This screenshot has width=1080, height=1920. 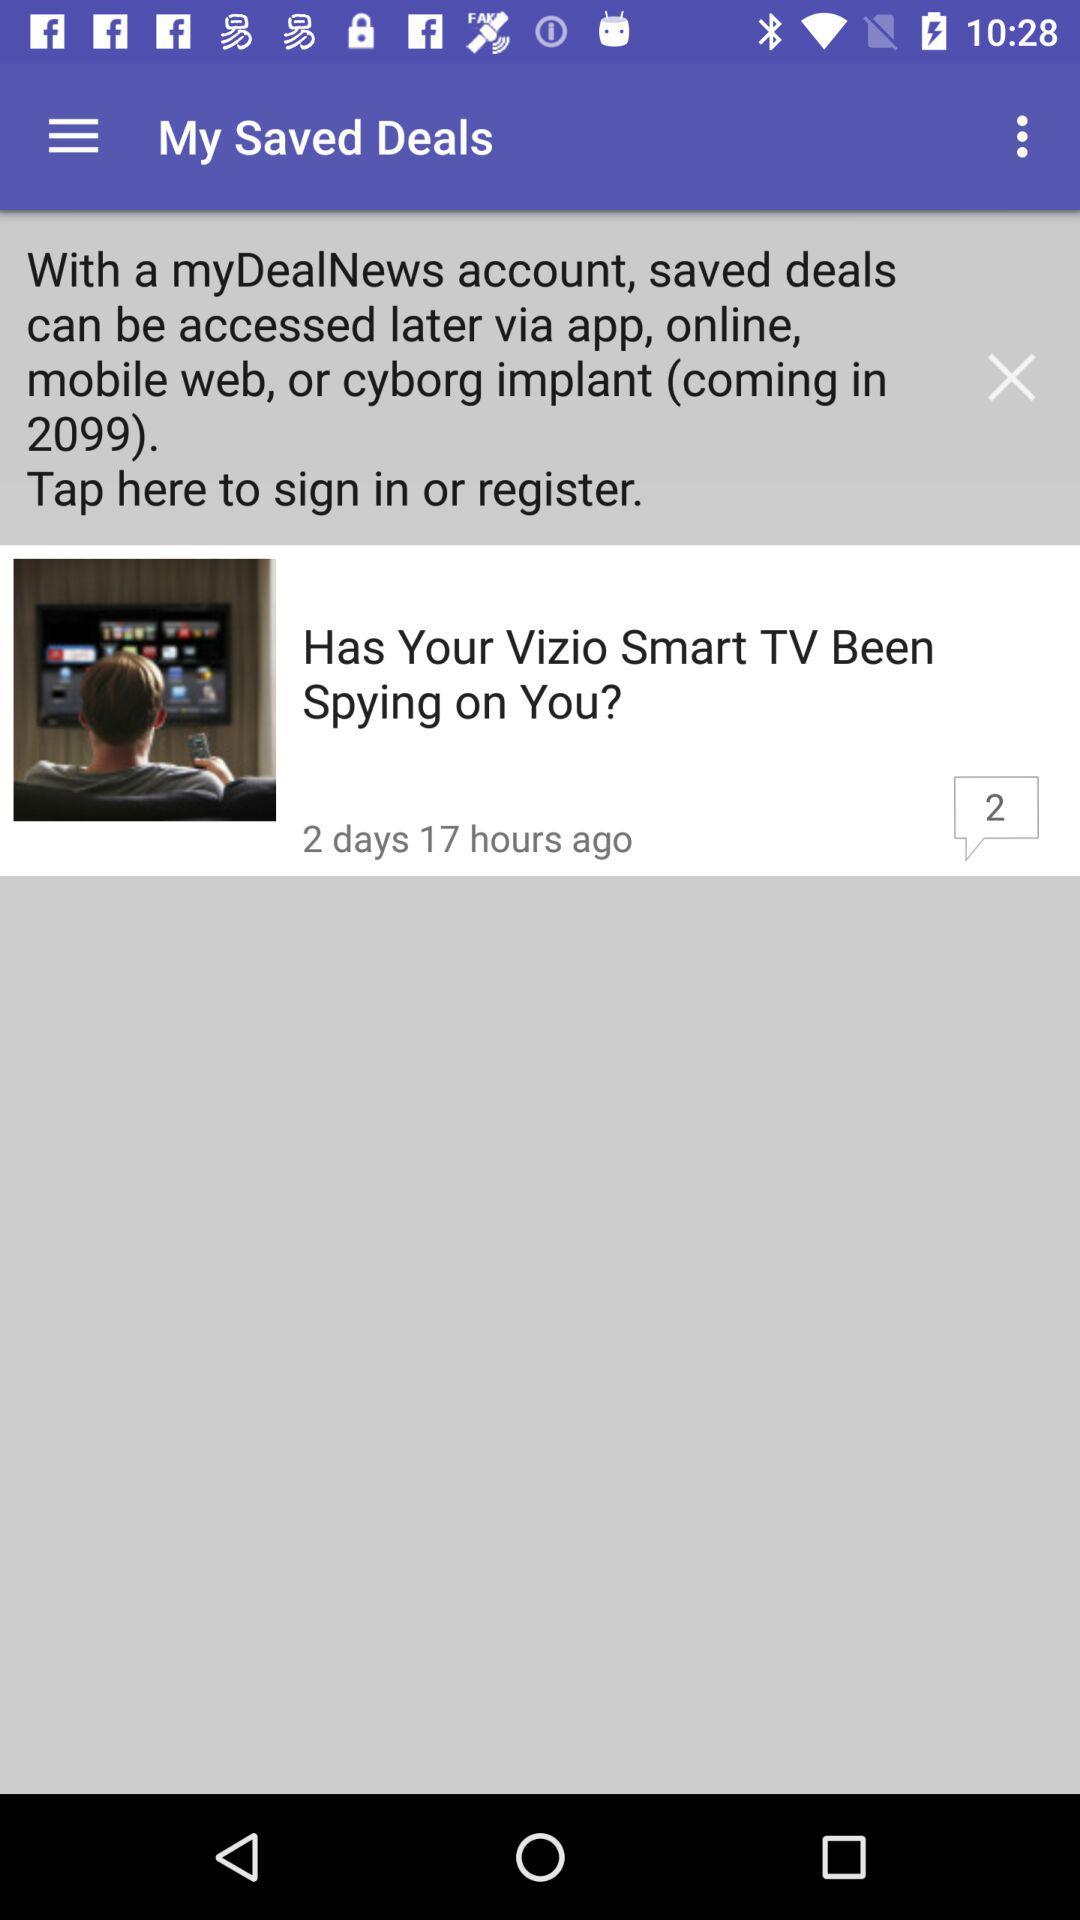 I want to click on exit page, so click(x=1011, y=377).